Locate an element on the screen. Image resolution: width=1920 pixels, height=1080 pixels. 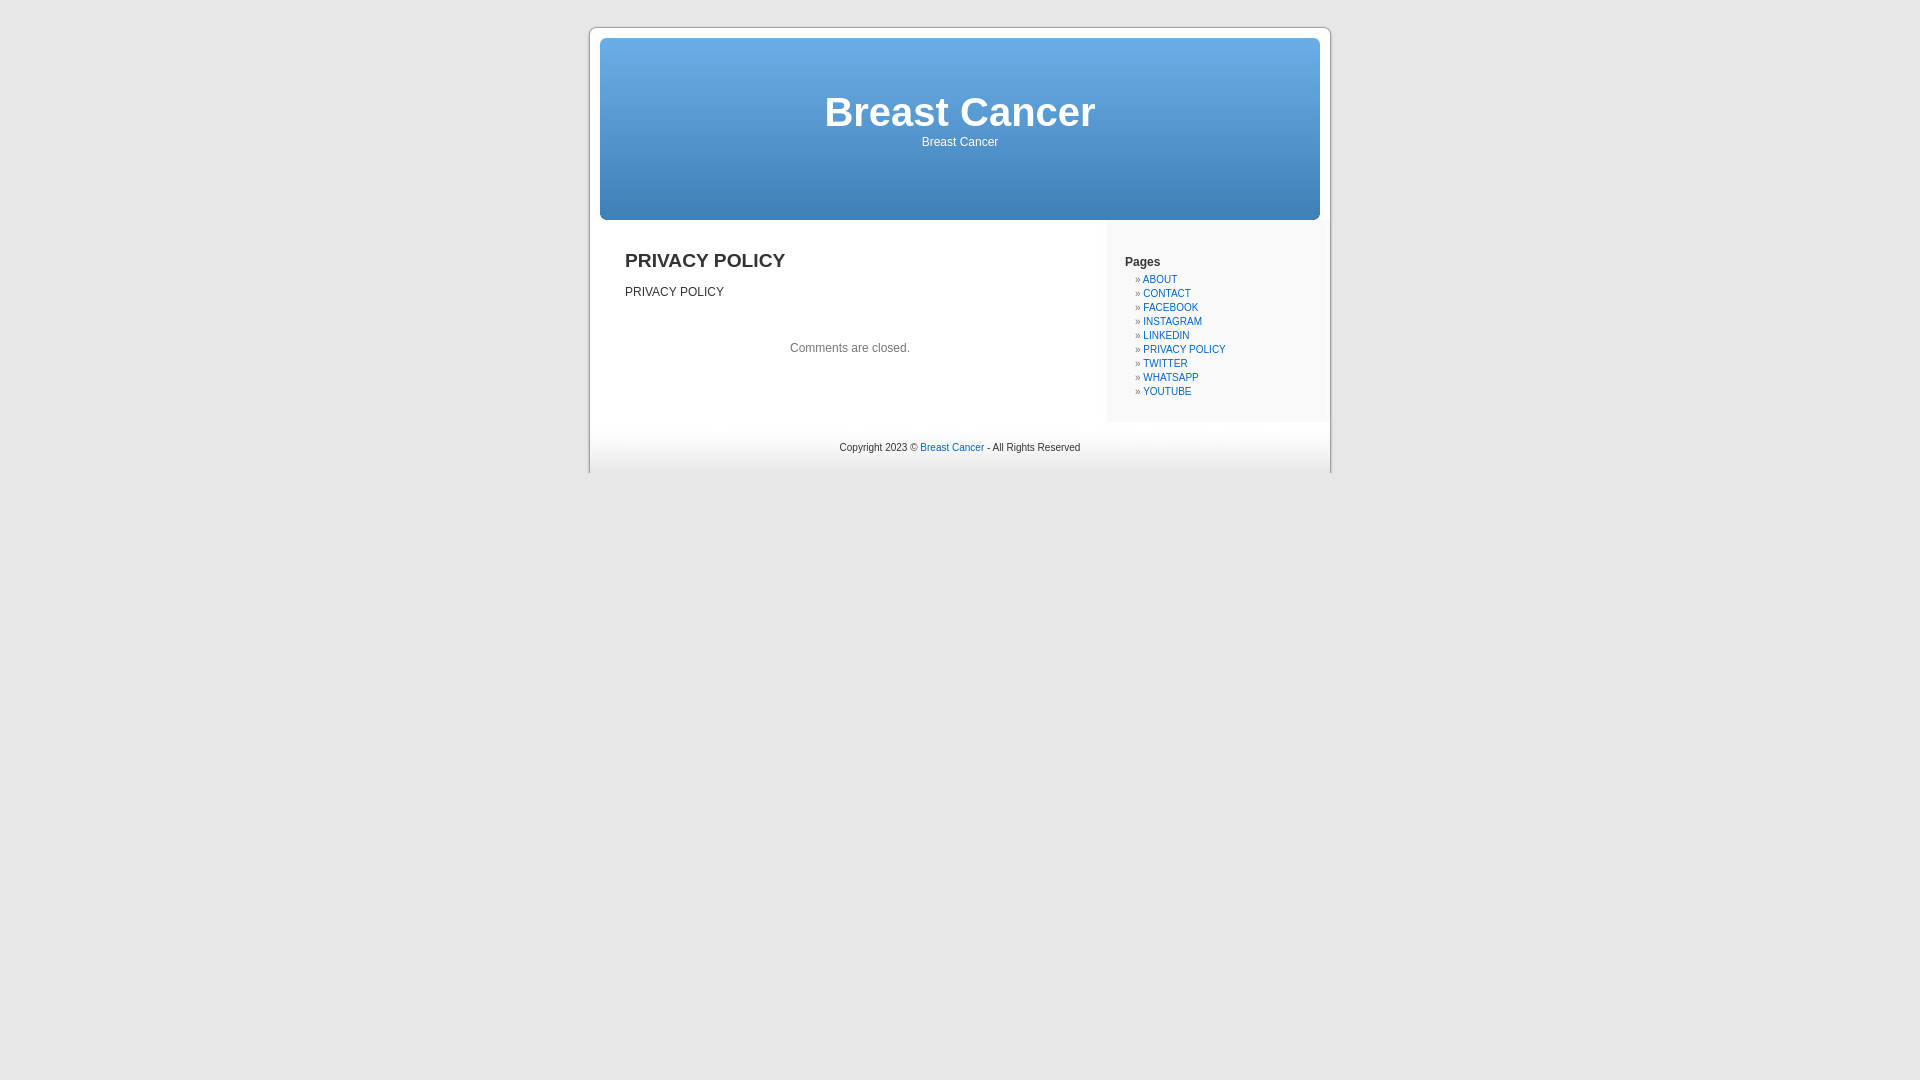
'ABOUT' is located at coordinates (1160, 279).